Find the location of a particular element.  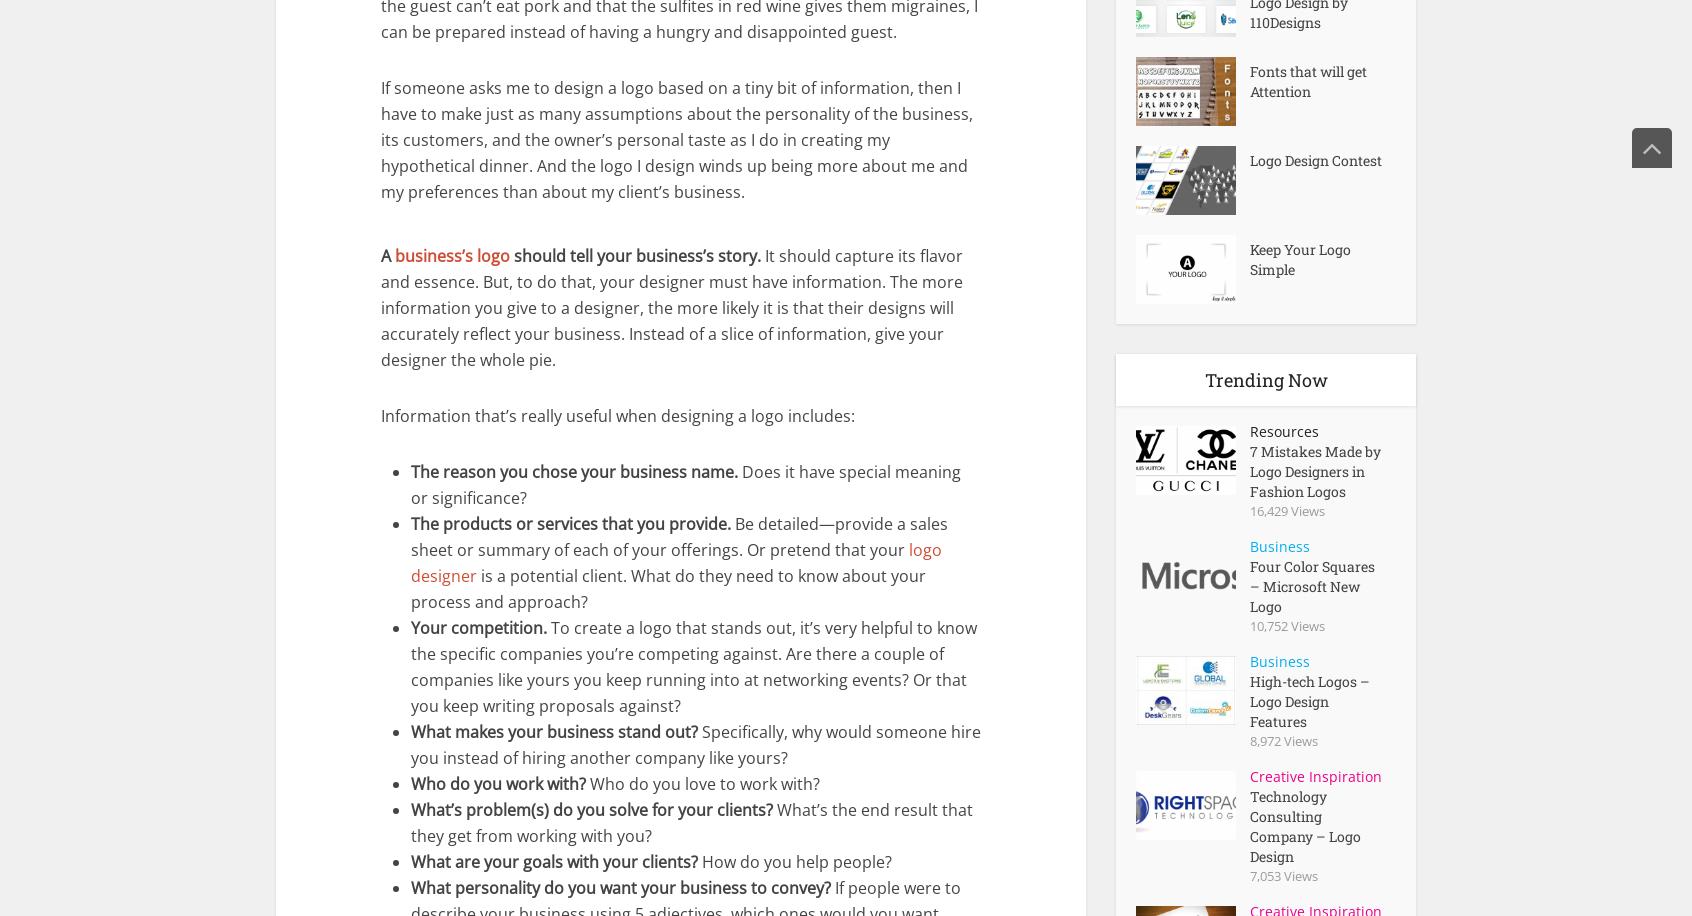

'business’s logo' is located at coordinates (451, 256).